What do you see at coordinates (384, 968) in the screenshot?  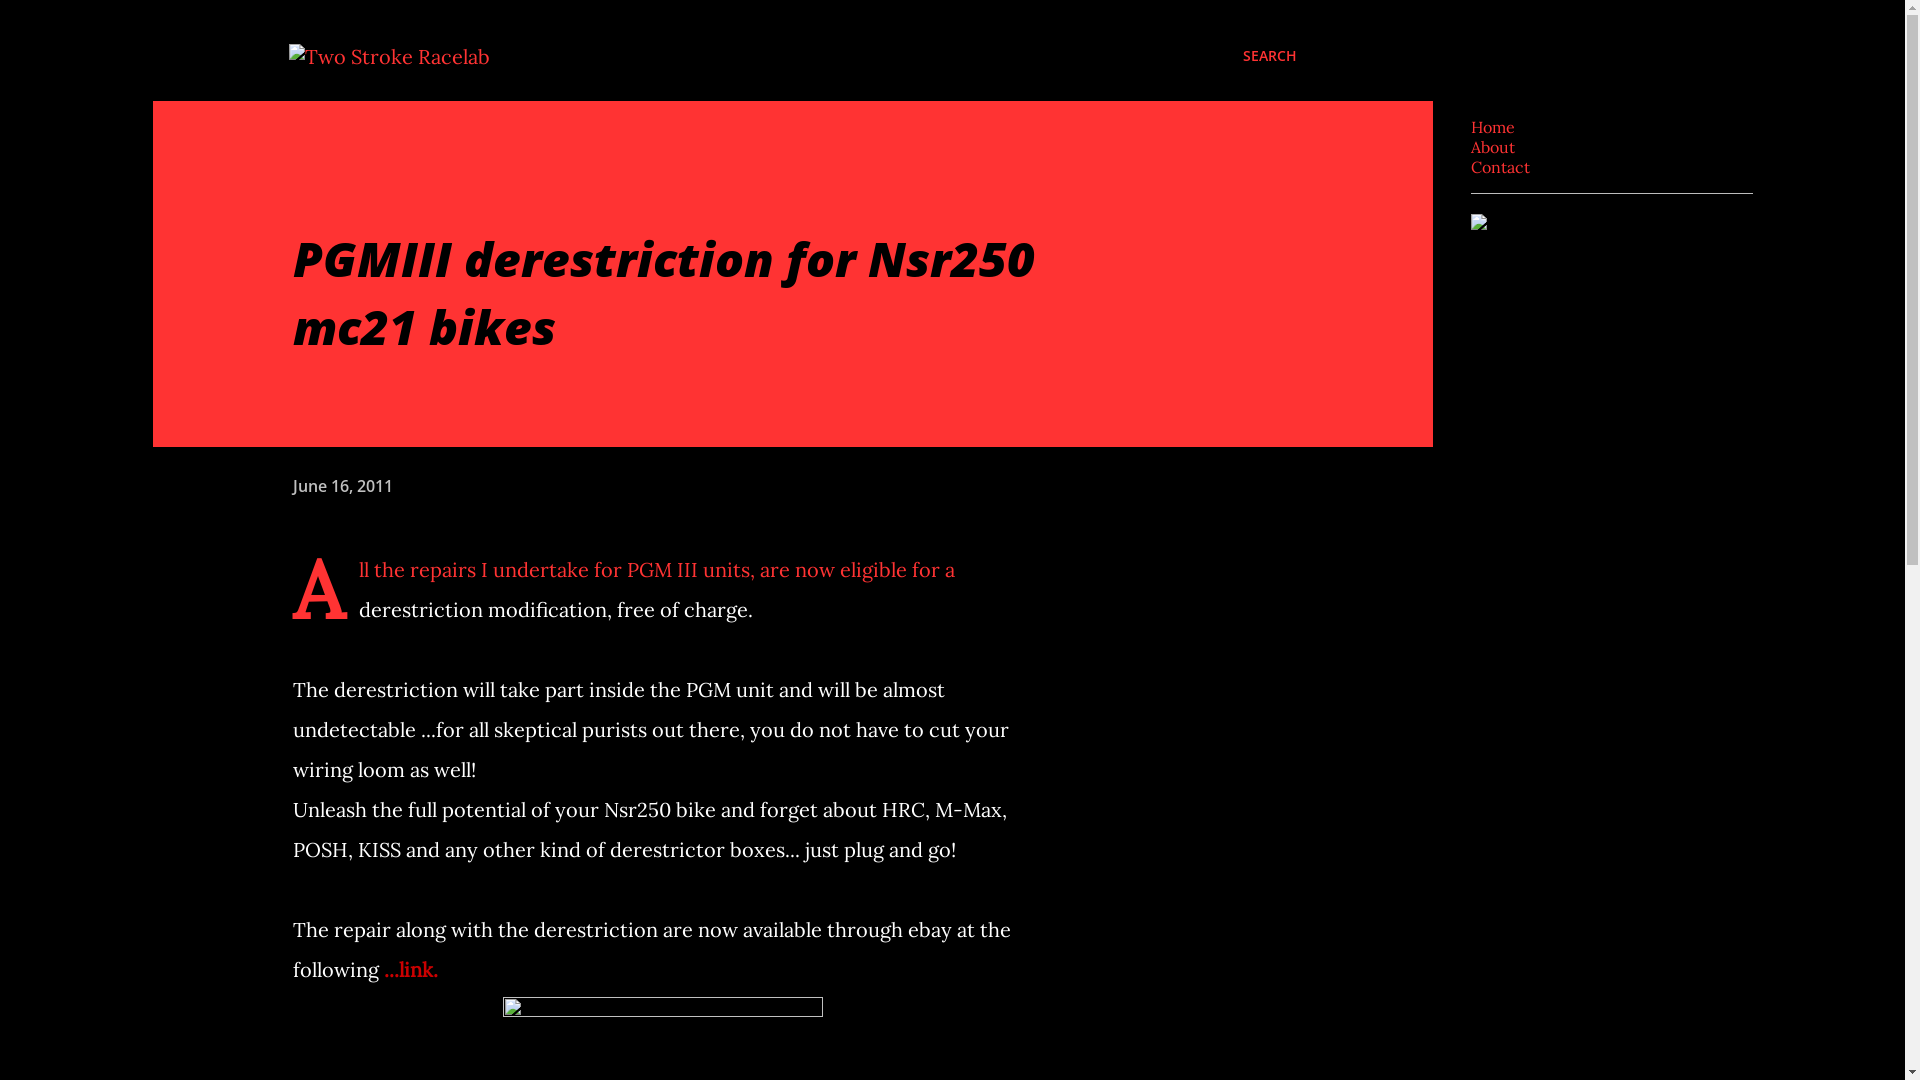 I see `'...link.'` at bounding box center [384, 968].